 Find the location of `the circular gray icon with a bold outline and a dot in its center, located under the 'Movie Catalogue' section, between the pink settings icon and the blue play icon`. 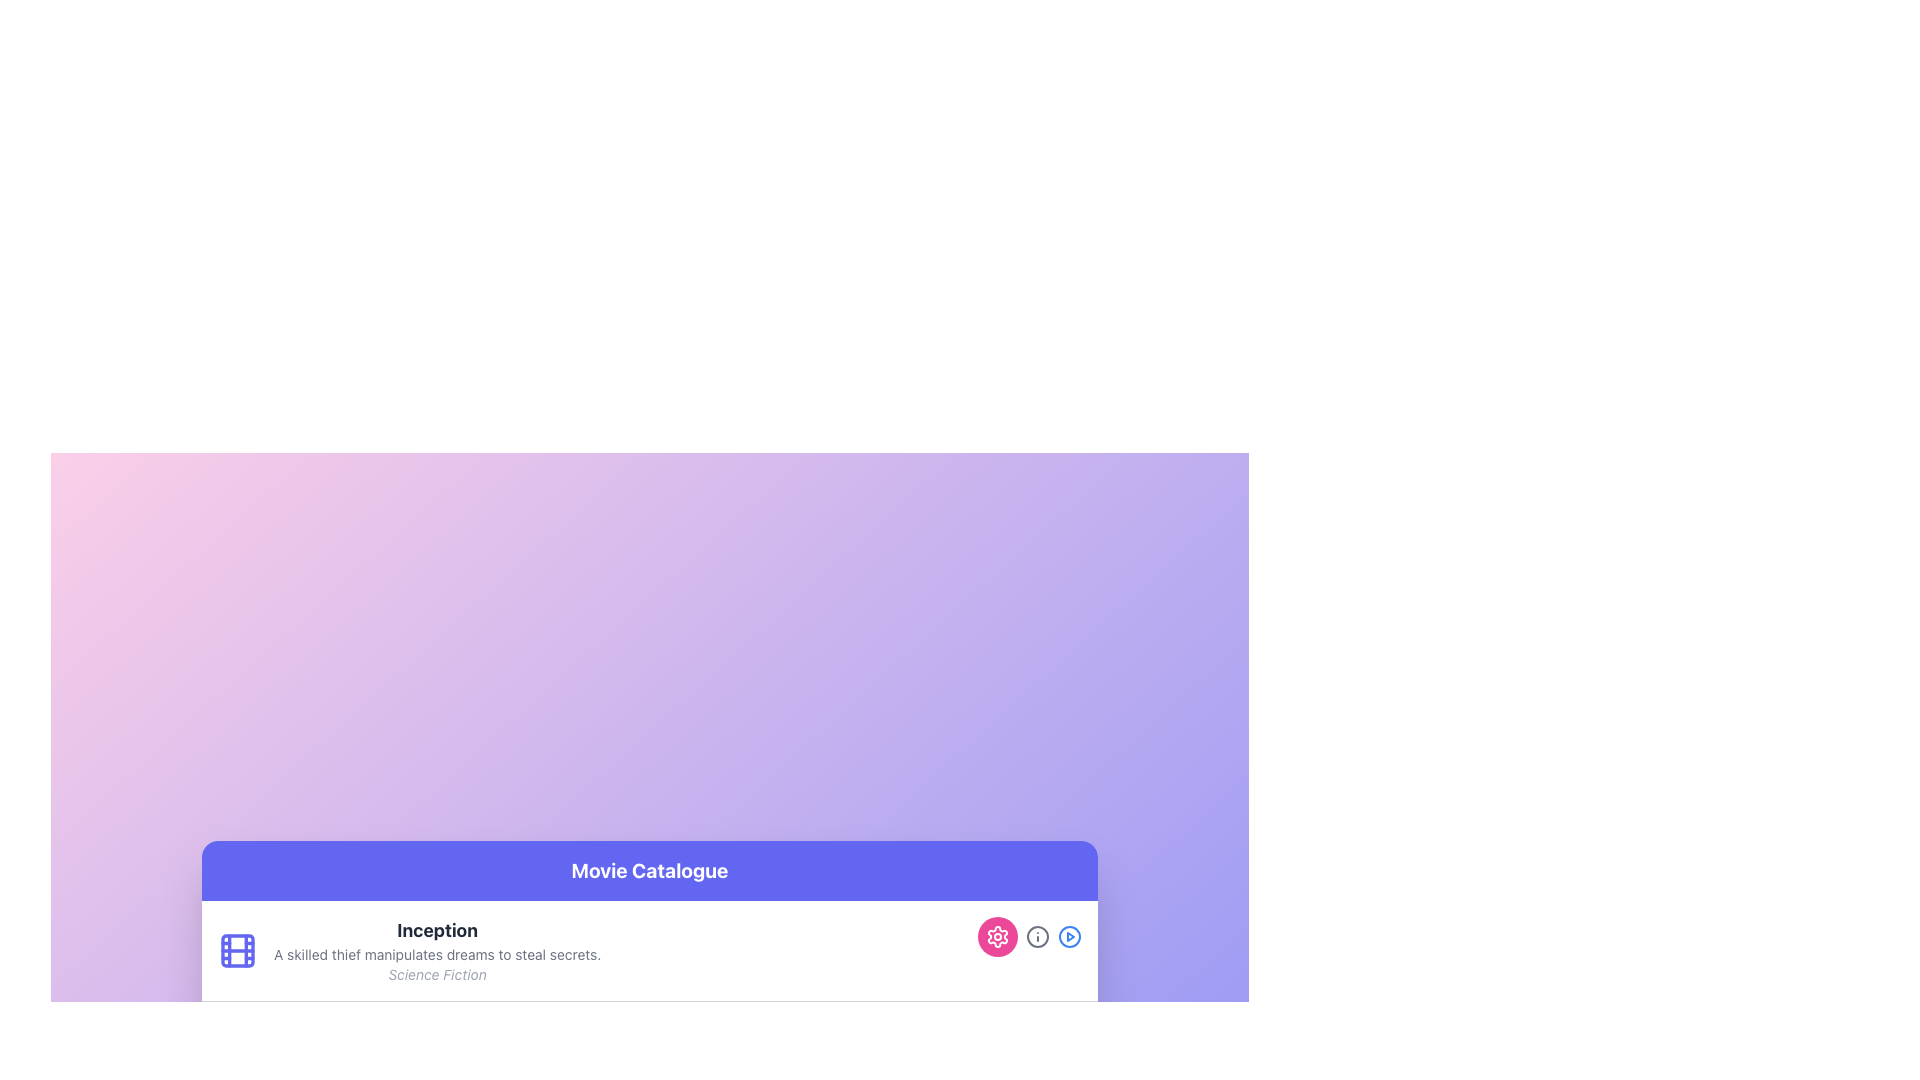

the circular gray icon with a bold outline and a dot in its center, located under the 'Movie Catalogue' section, between the pink settings icon and the blue play icon is located at coordinates (1037, 936).